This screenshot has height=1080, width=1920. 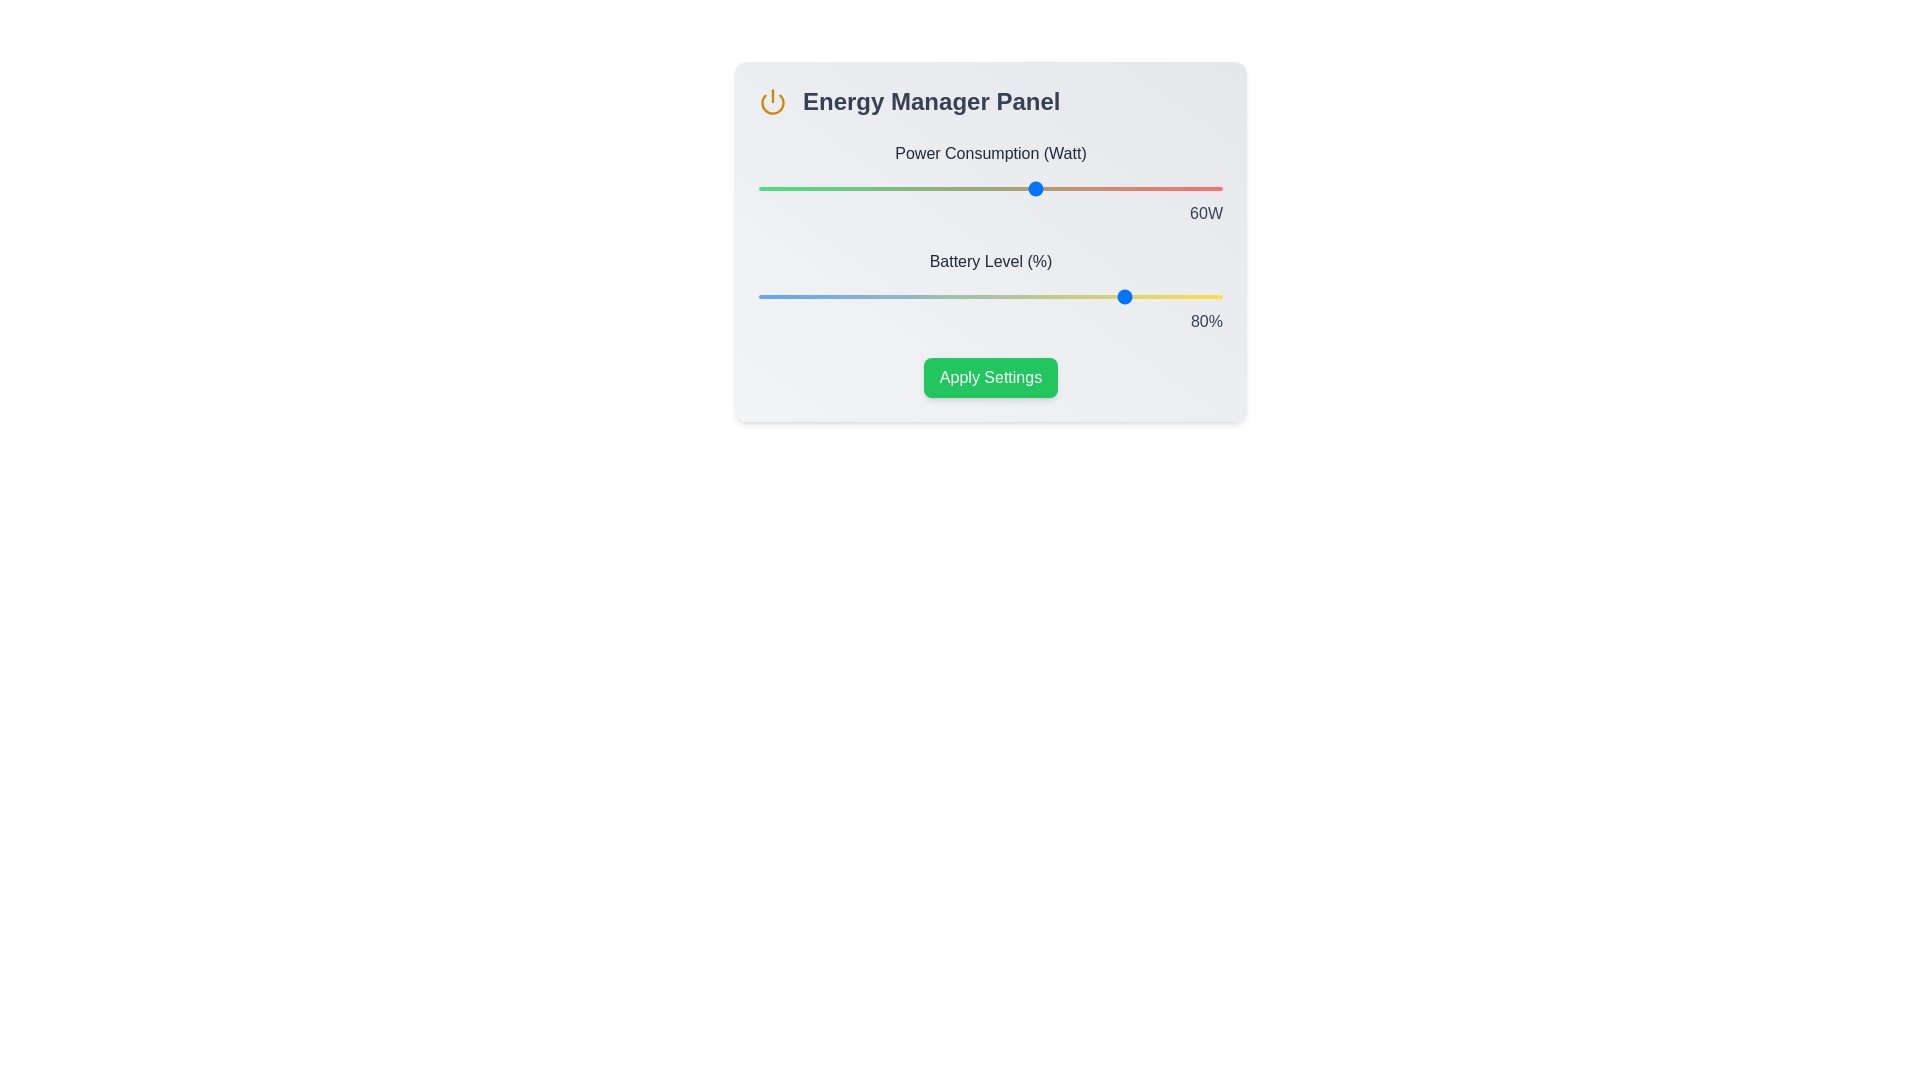 I want to click on the battery level slider to 30%, so click(x=897, y=297).